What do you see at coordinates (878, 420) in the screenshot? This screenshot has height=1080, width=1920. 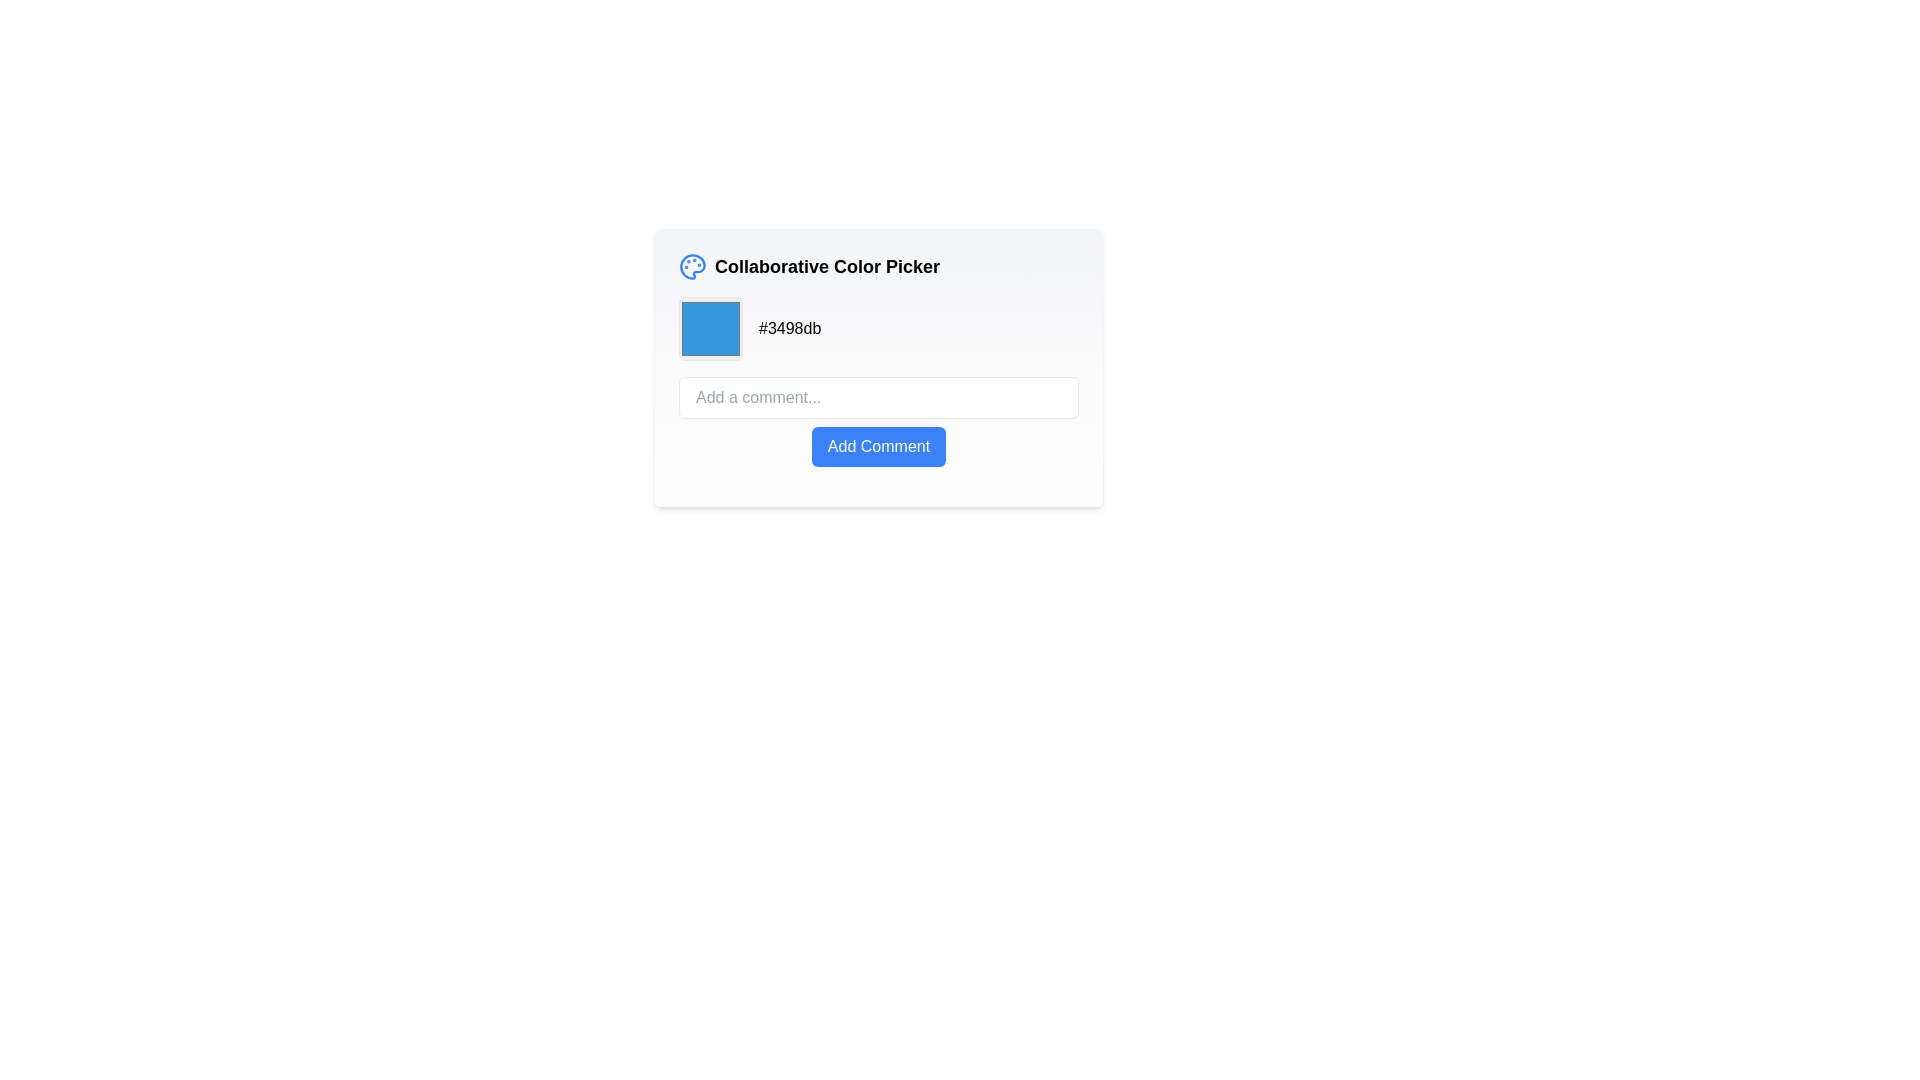 I see `the submit button located below the 'Add a comment...' text input field within the color picker interface` at bounding box center [878, 420].